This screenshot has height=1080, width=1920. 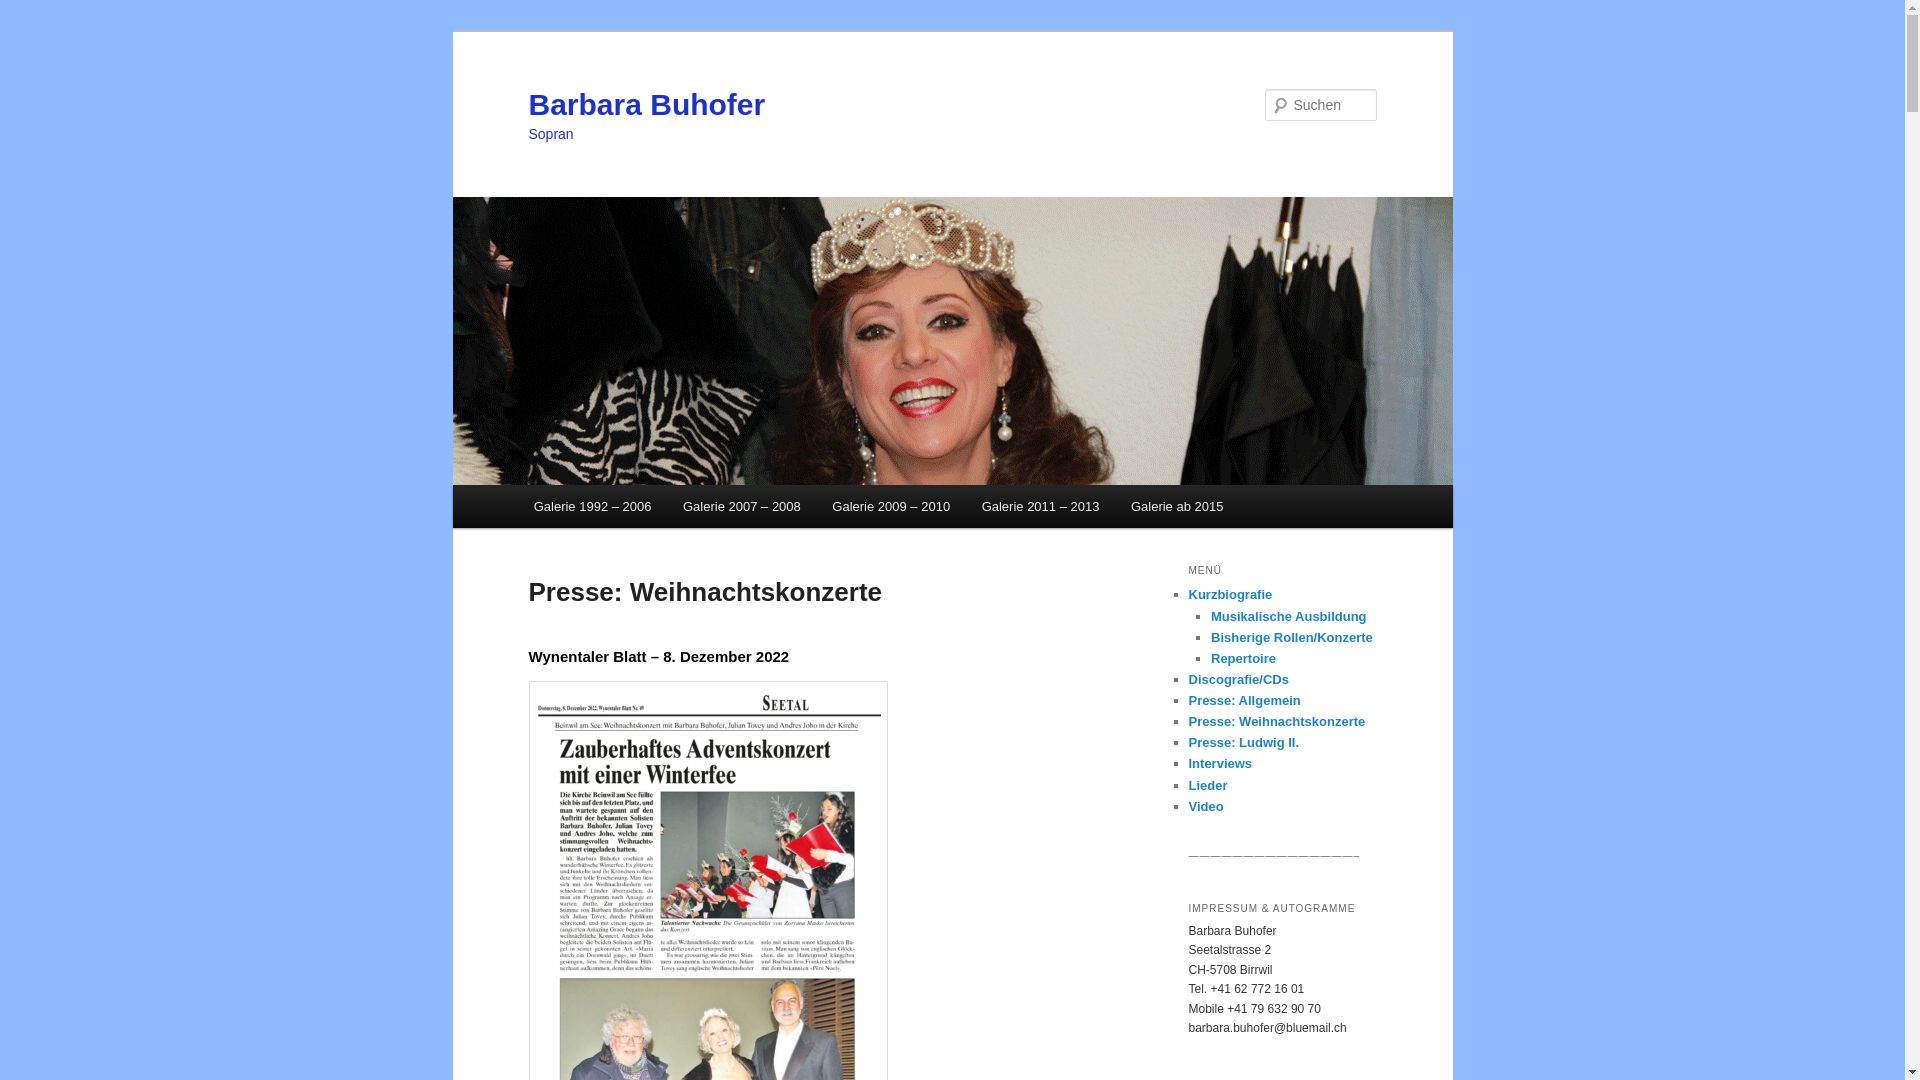 What do you see at coordinates (1176, 505) in the screenshot?
I see `'Galerie ab 2015'` at bounding box center [1176, 505].